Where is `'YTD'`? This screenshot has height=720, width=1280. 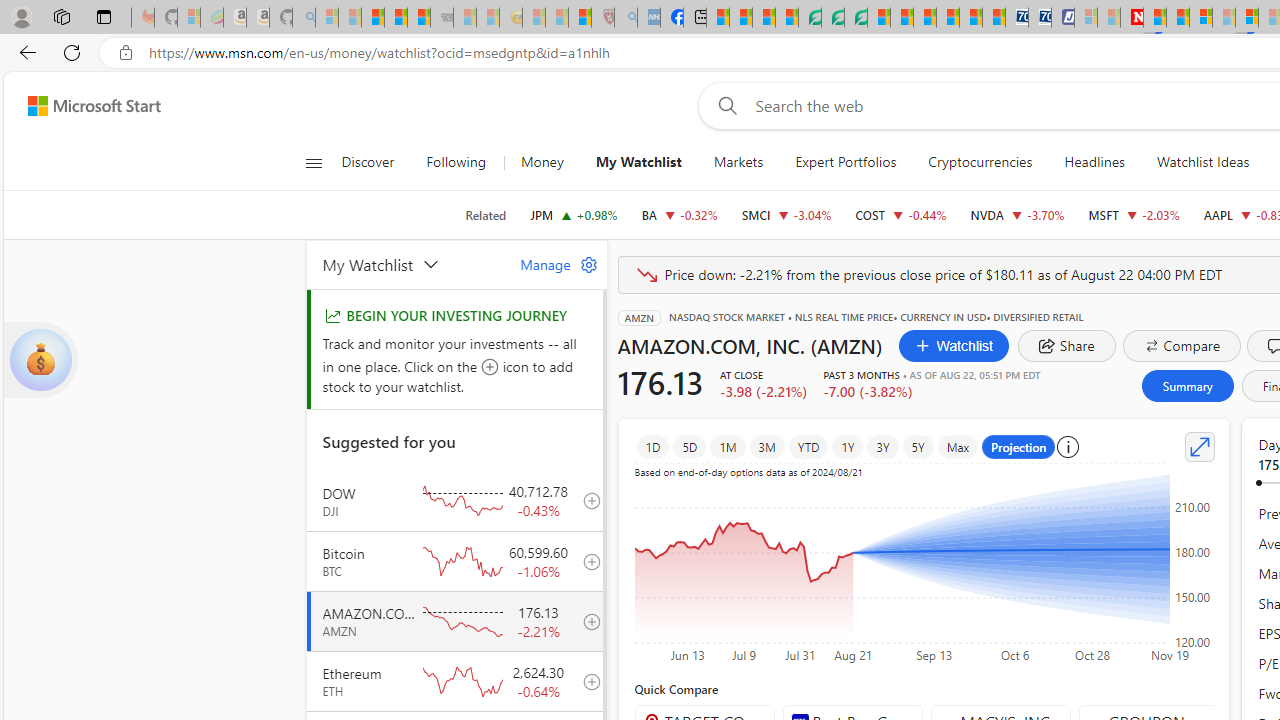 'YTD' is located at coordinates (808, 446).